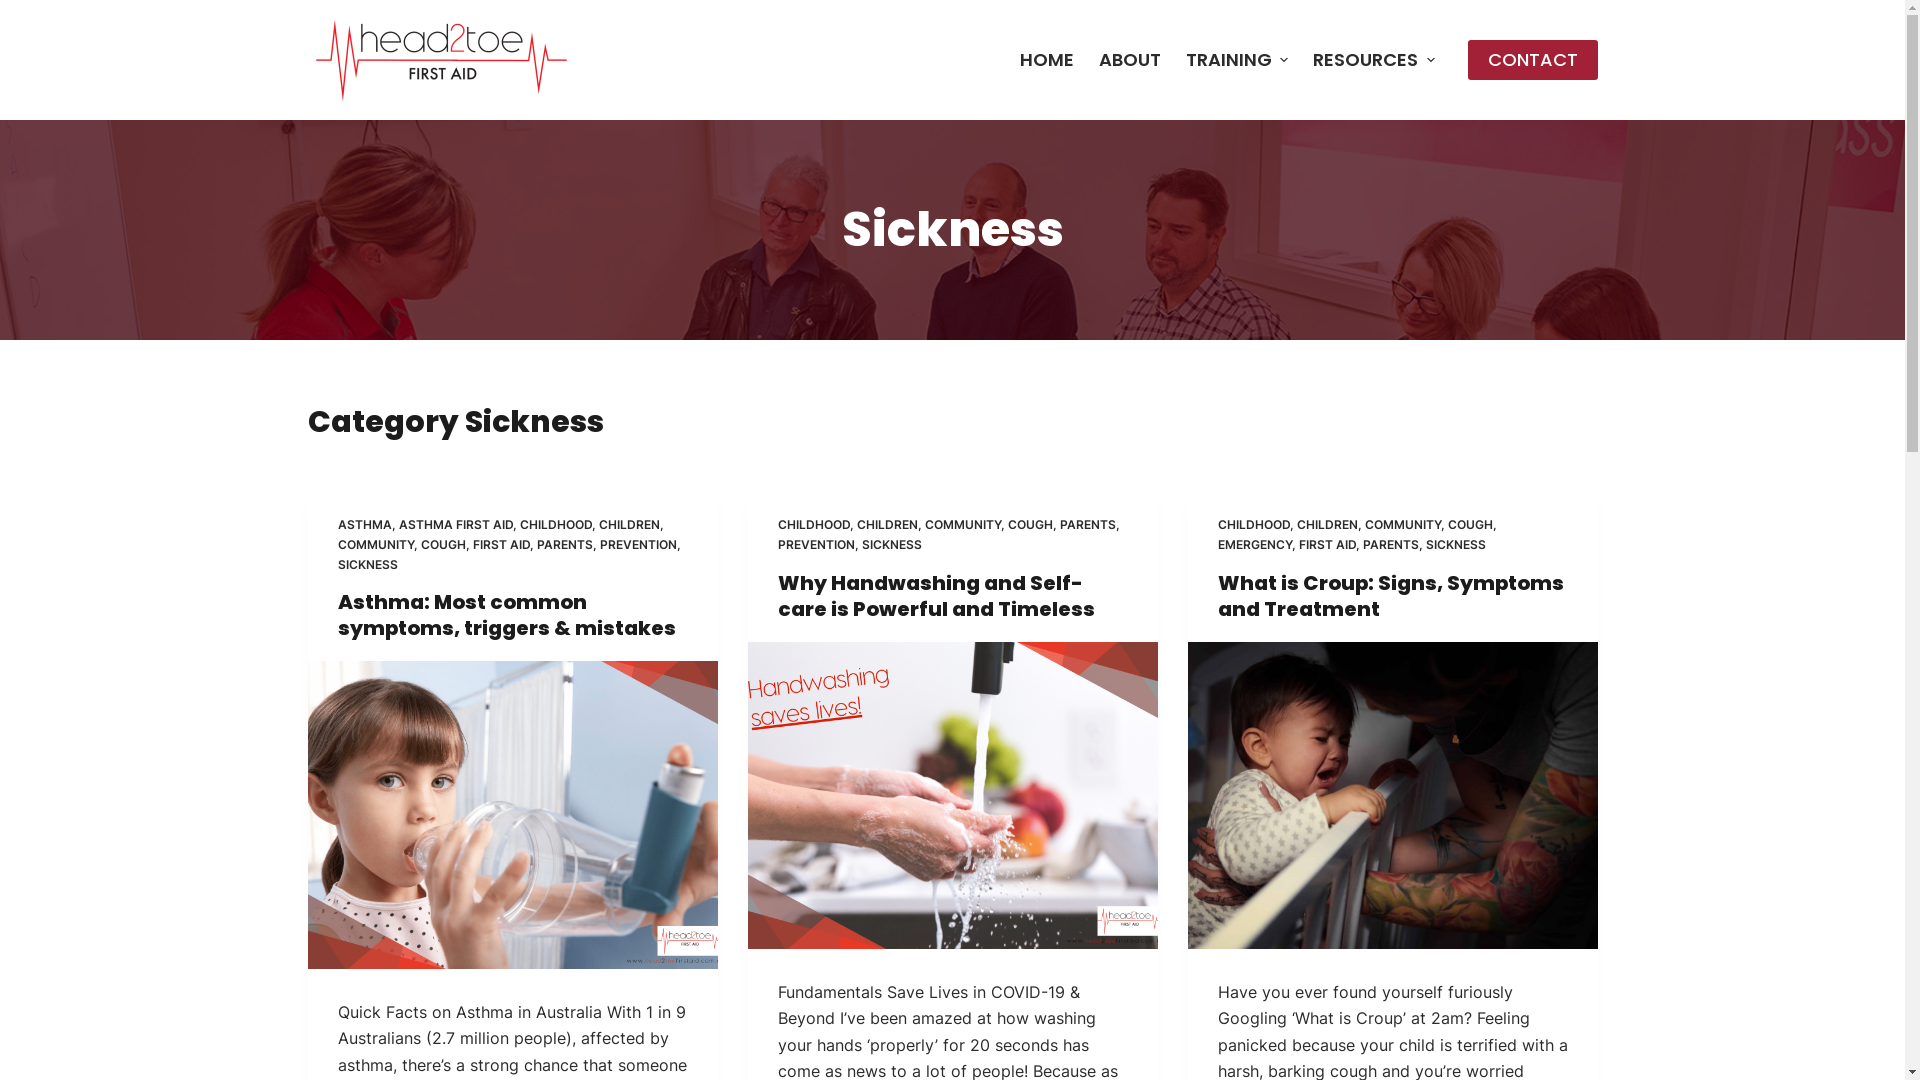 This screenshot has width=1920, height=1080. I want to click on 'RESOURCES', so click(1373, 59).